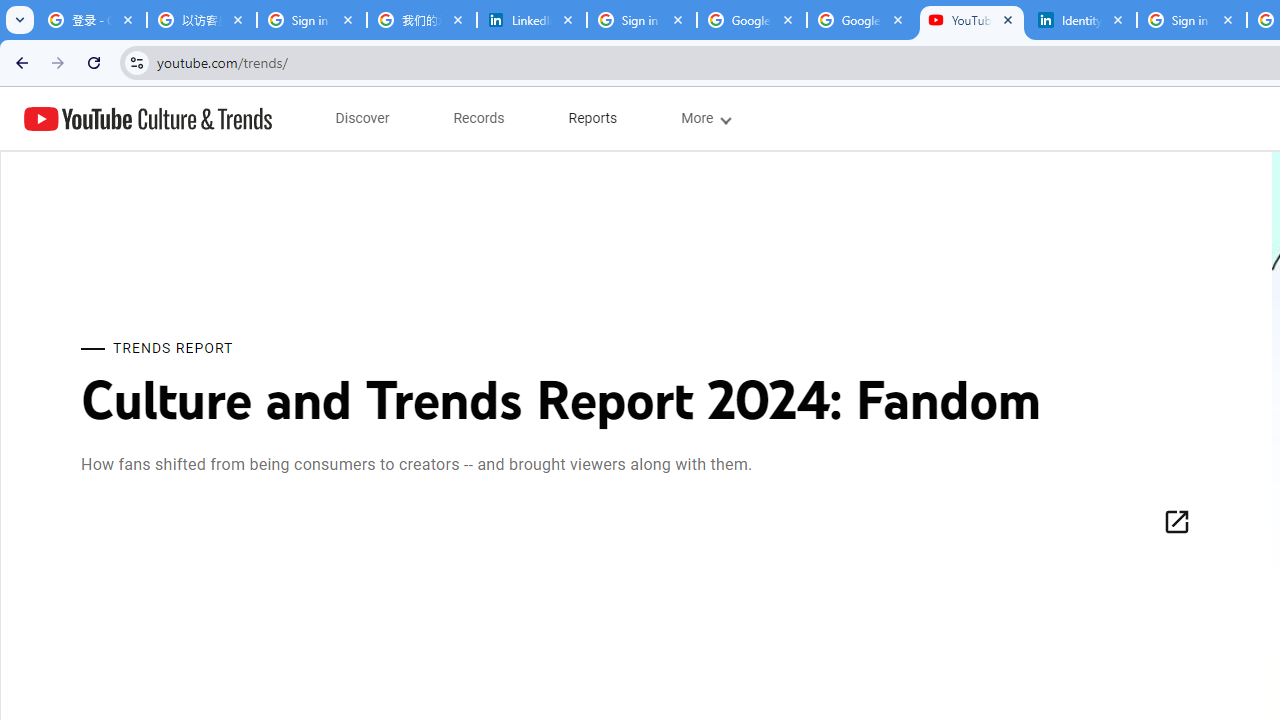 The height and width of the screenshot is (720, 1280). I want to click on 'subnav-More menupopup', so click(705, 118).